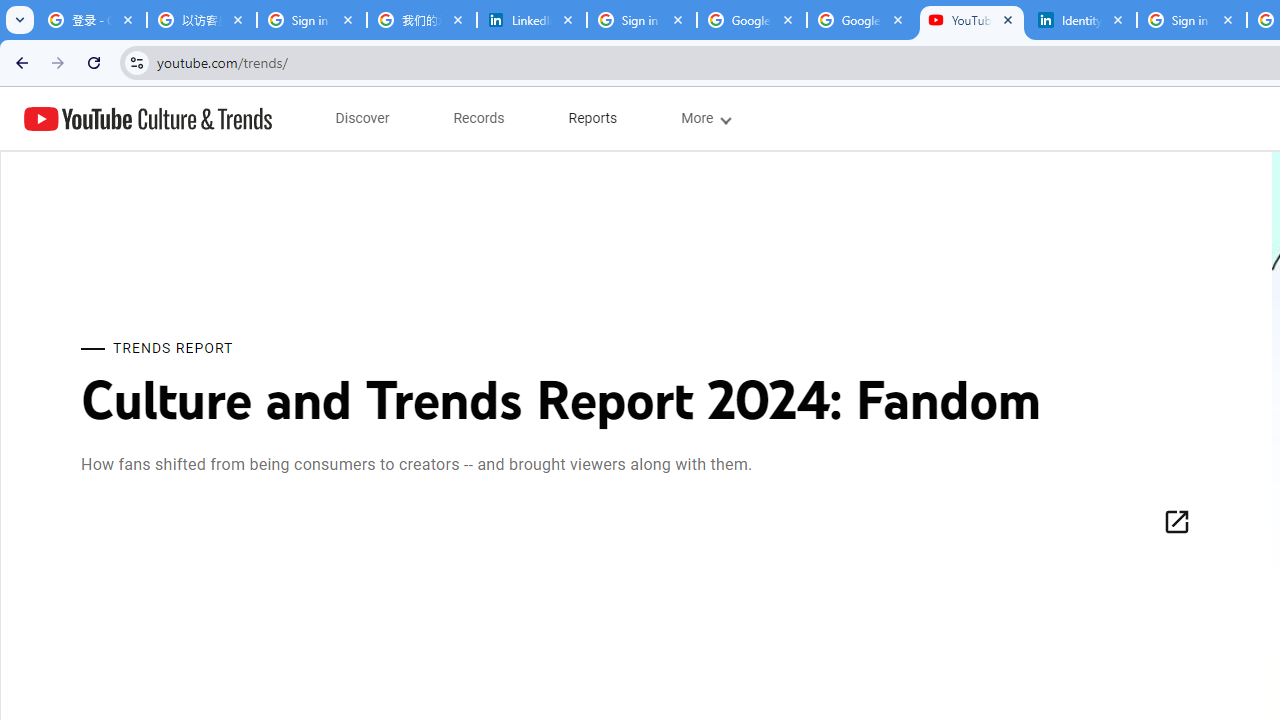 The height and width of the screenshot is (720, 1280). I want to click on 'subnav-More menupopup', so click(705, 118).